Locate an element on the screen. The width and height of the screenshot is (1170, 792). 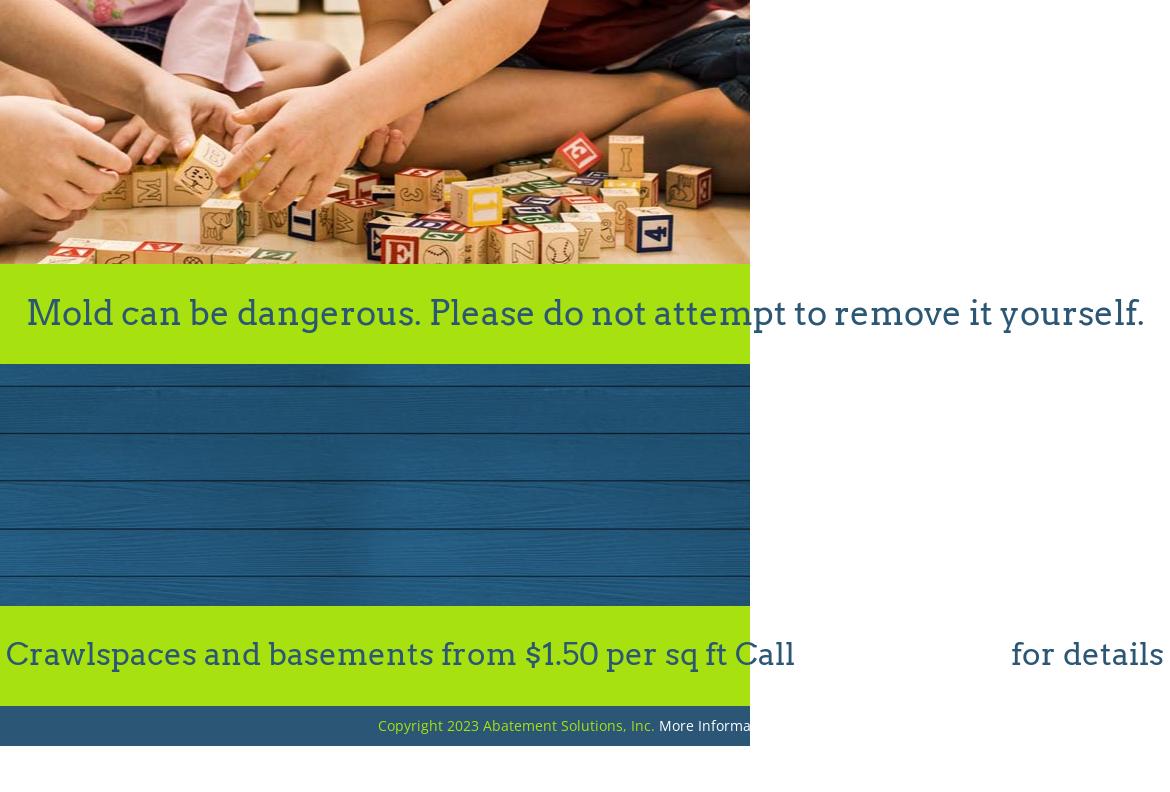
'for details' is located at coordinates (1083, 654).